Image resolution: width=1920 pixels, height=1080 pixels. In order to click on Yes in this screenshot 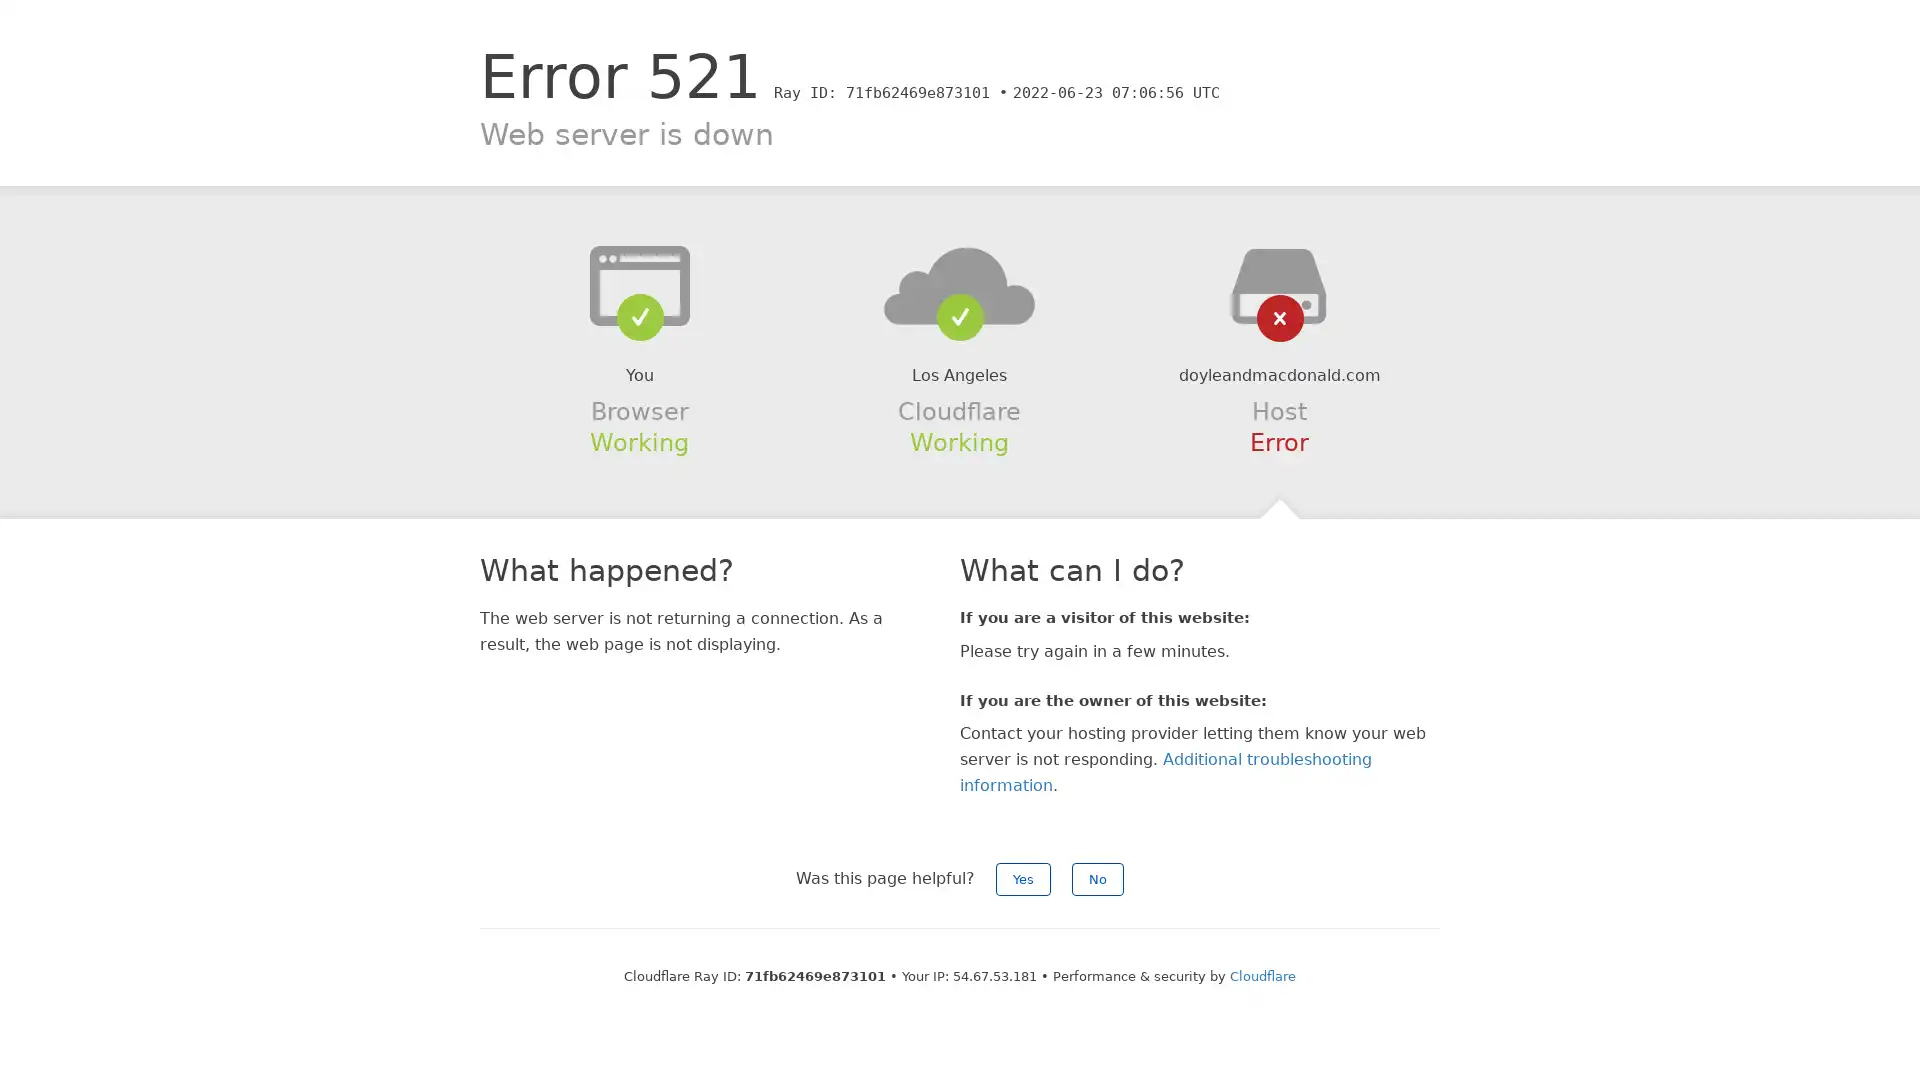, I will do `click(1023, 878)`.